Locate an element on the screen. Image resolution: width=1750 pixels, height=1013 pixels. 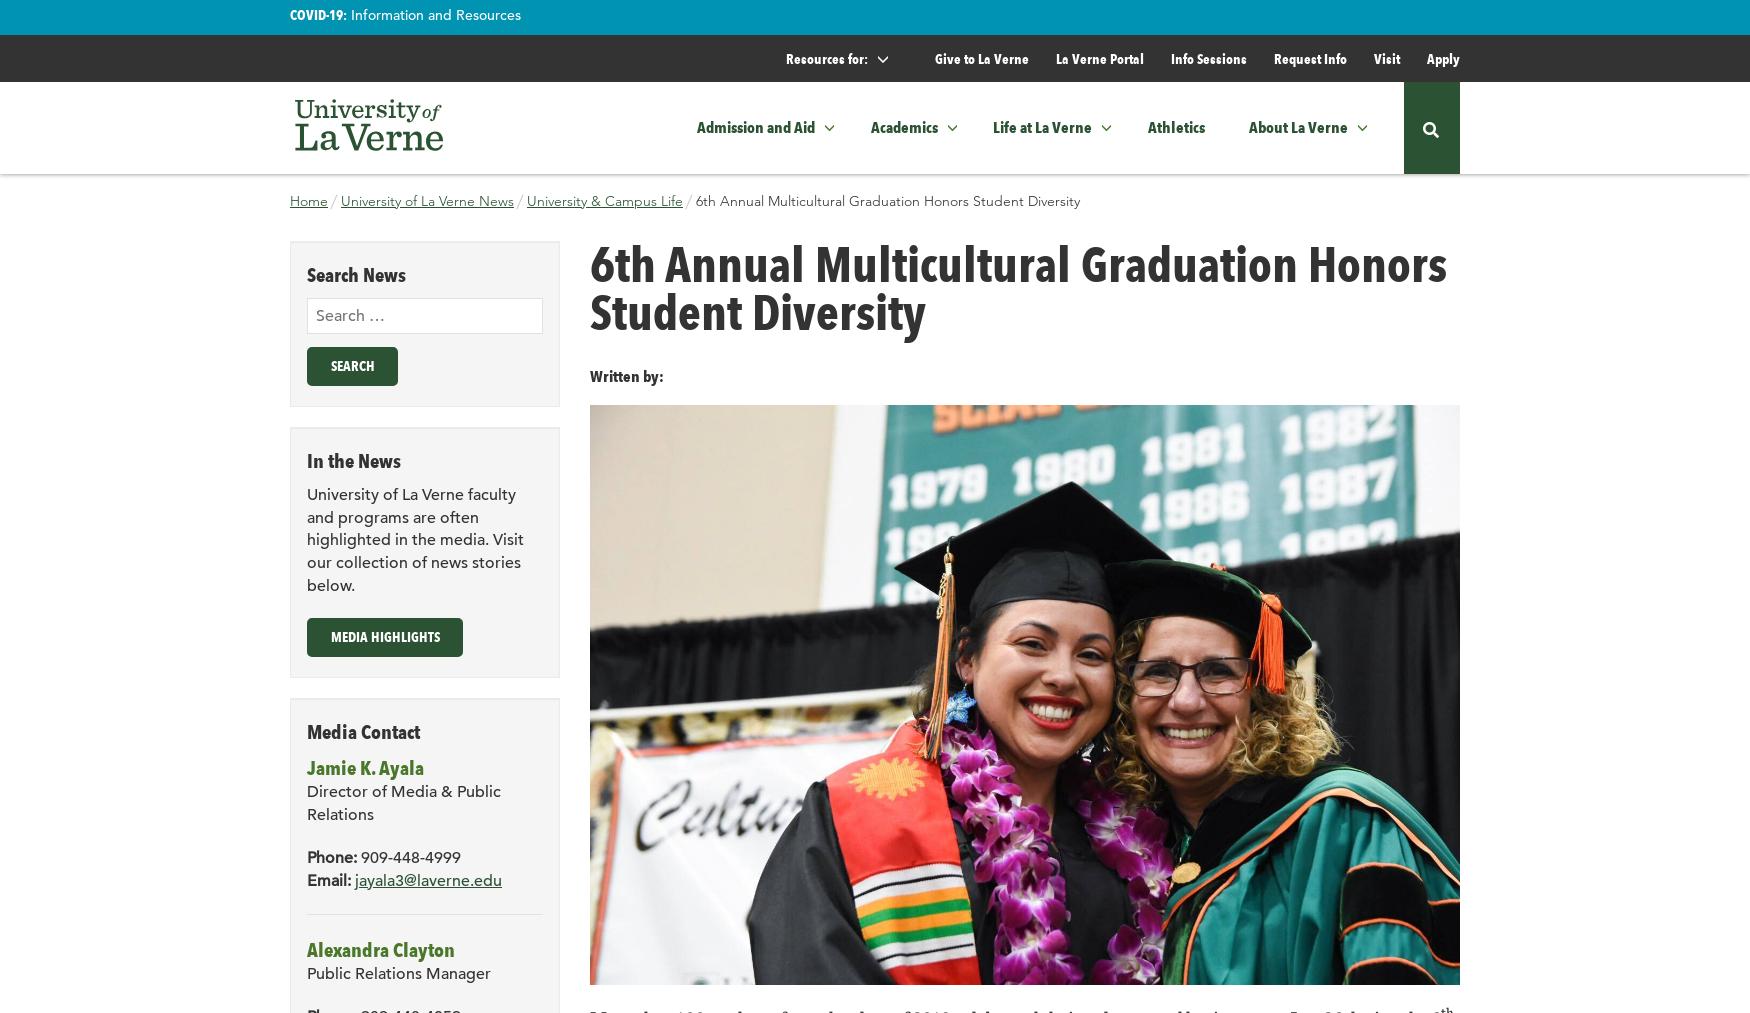
'In the News' is located at coordinates (354, 459).